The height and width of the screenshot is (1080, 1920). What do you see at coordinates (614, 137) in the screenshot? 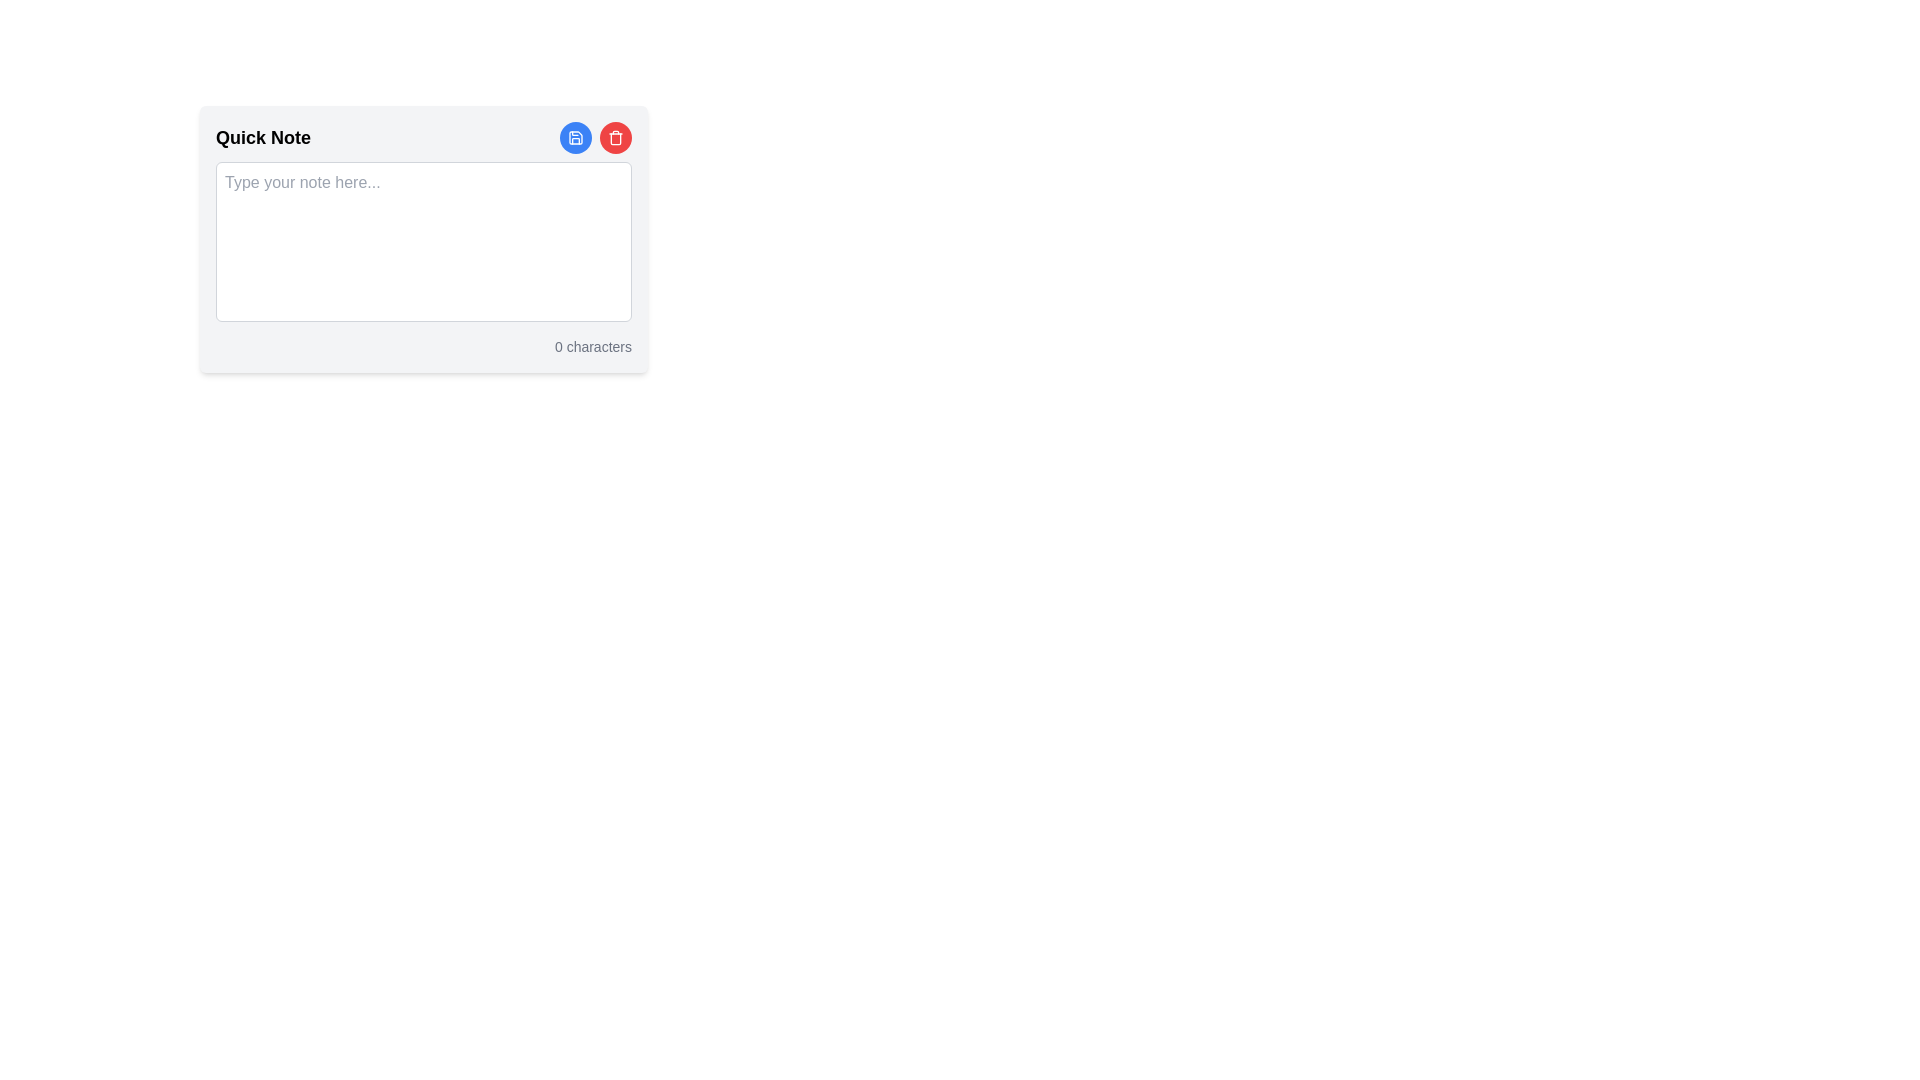
I see `the delete icon button located at the top-right corner of the 'Quick Note' interface` at bounding box center [614, 137].